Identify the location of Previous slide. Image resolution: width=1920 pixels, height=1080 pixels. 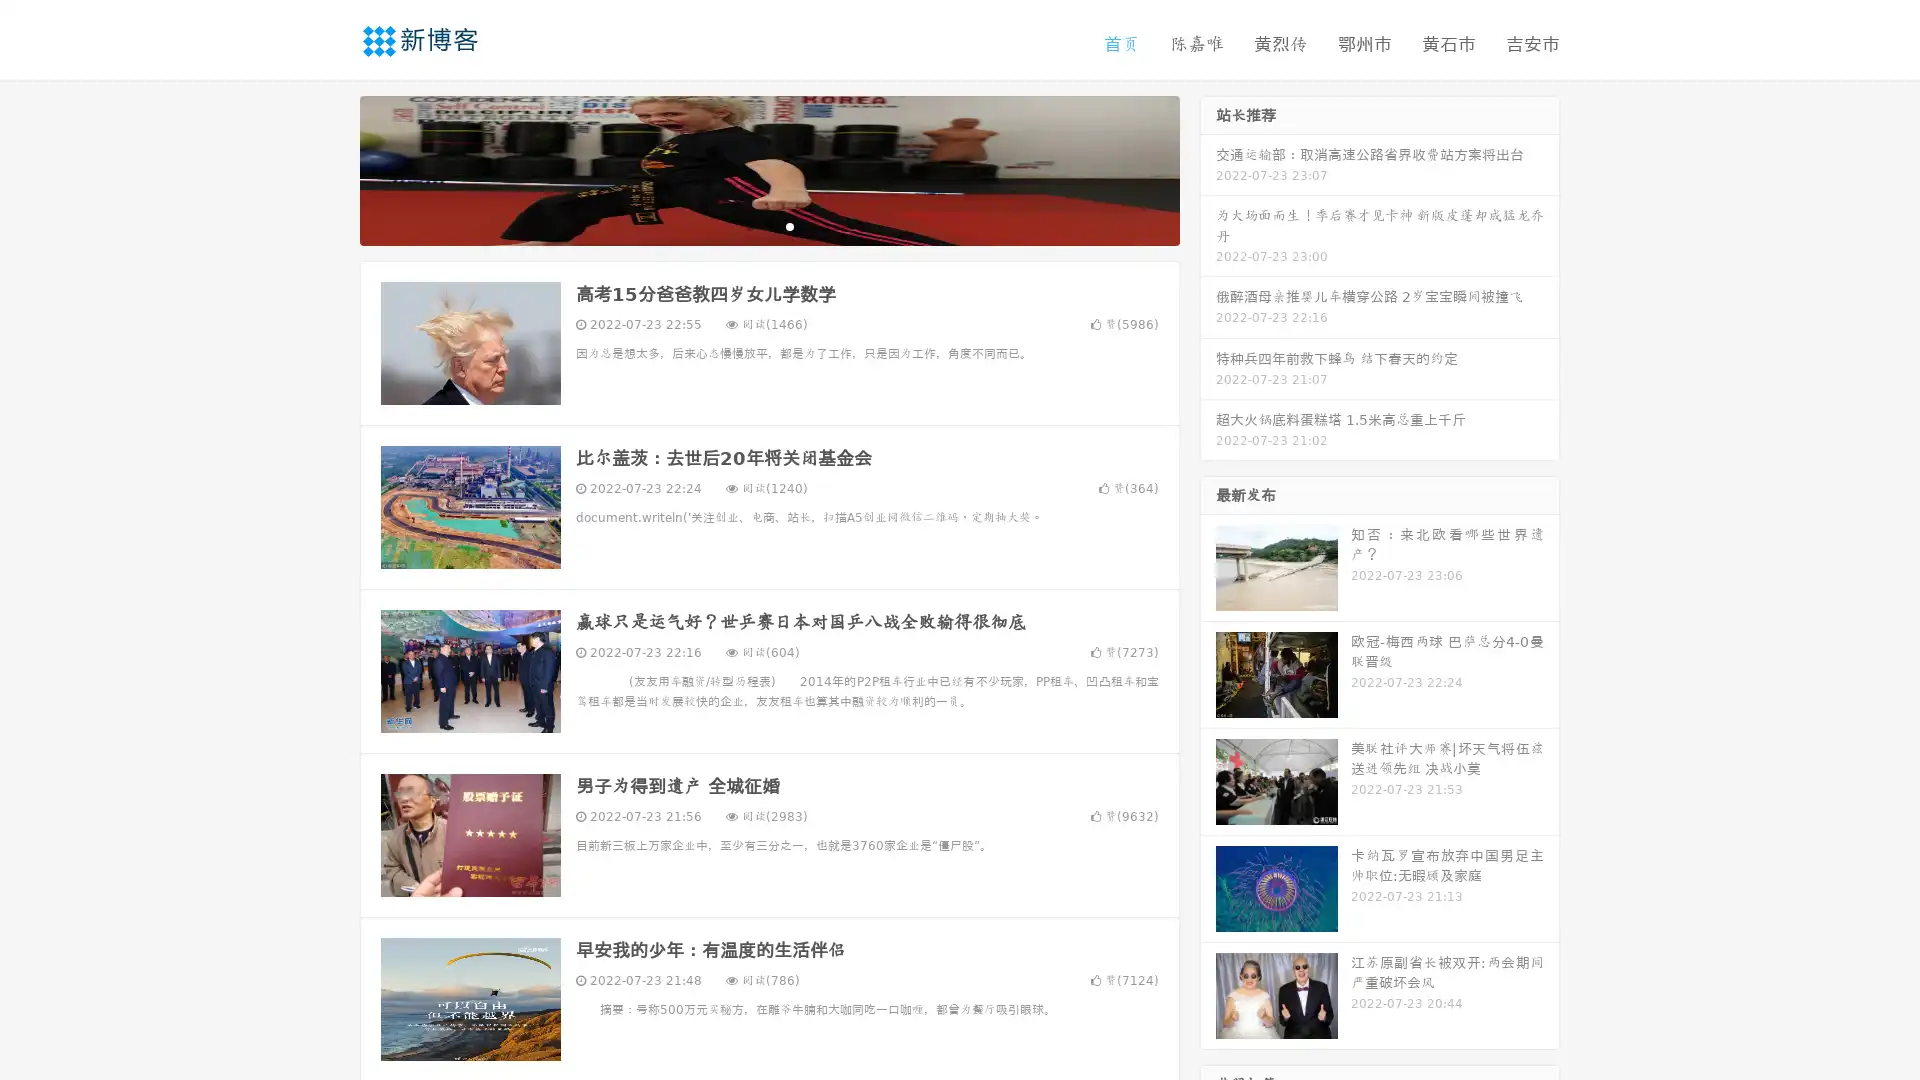
(330, 168).